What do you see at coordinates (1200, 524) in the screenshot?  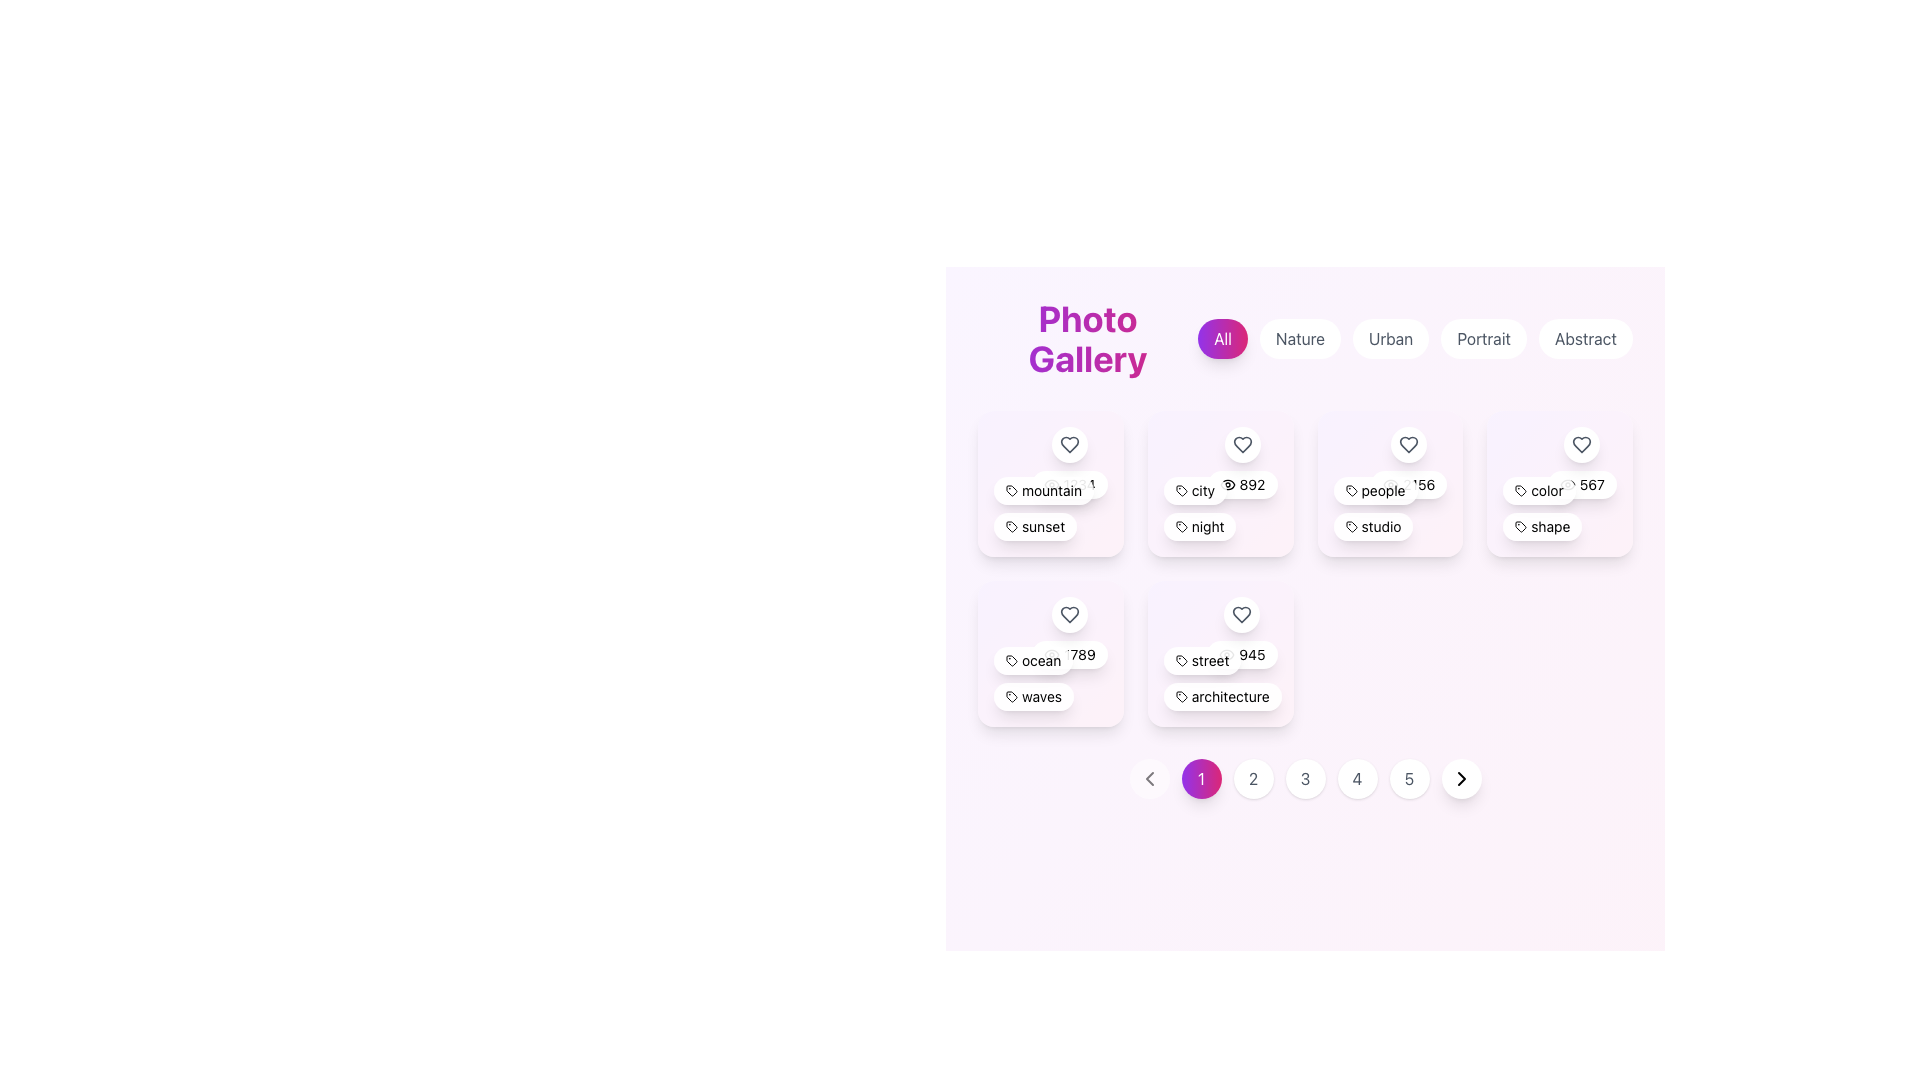 I see `the 'night' label tag, which is located in the second column of the grid layout, beneath the 'city' tag, to filter content in the gallery` at bounding box center [1200, 524].